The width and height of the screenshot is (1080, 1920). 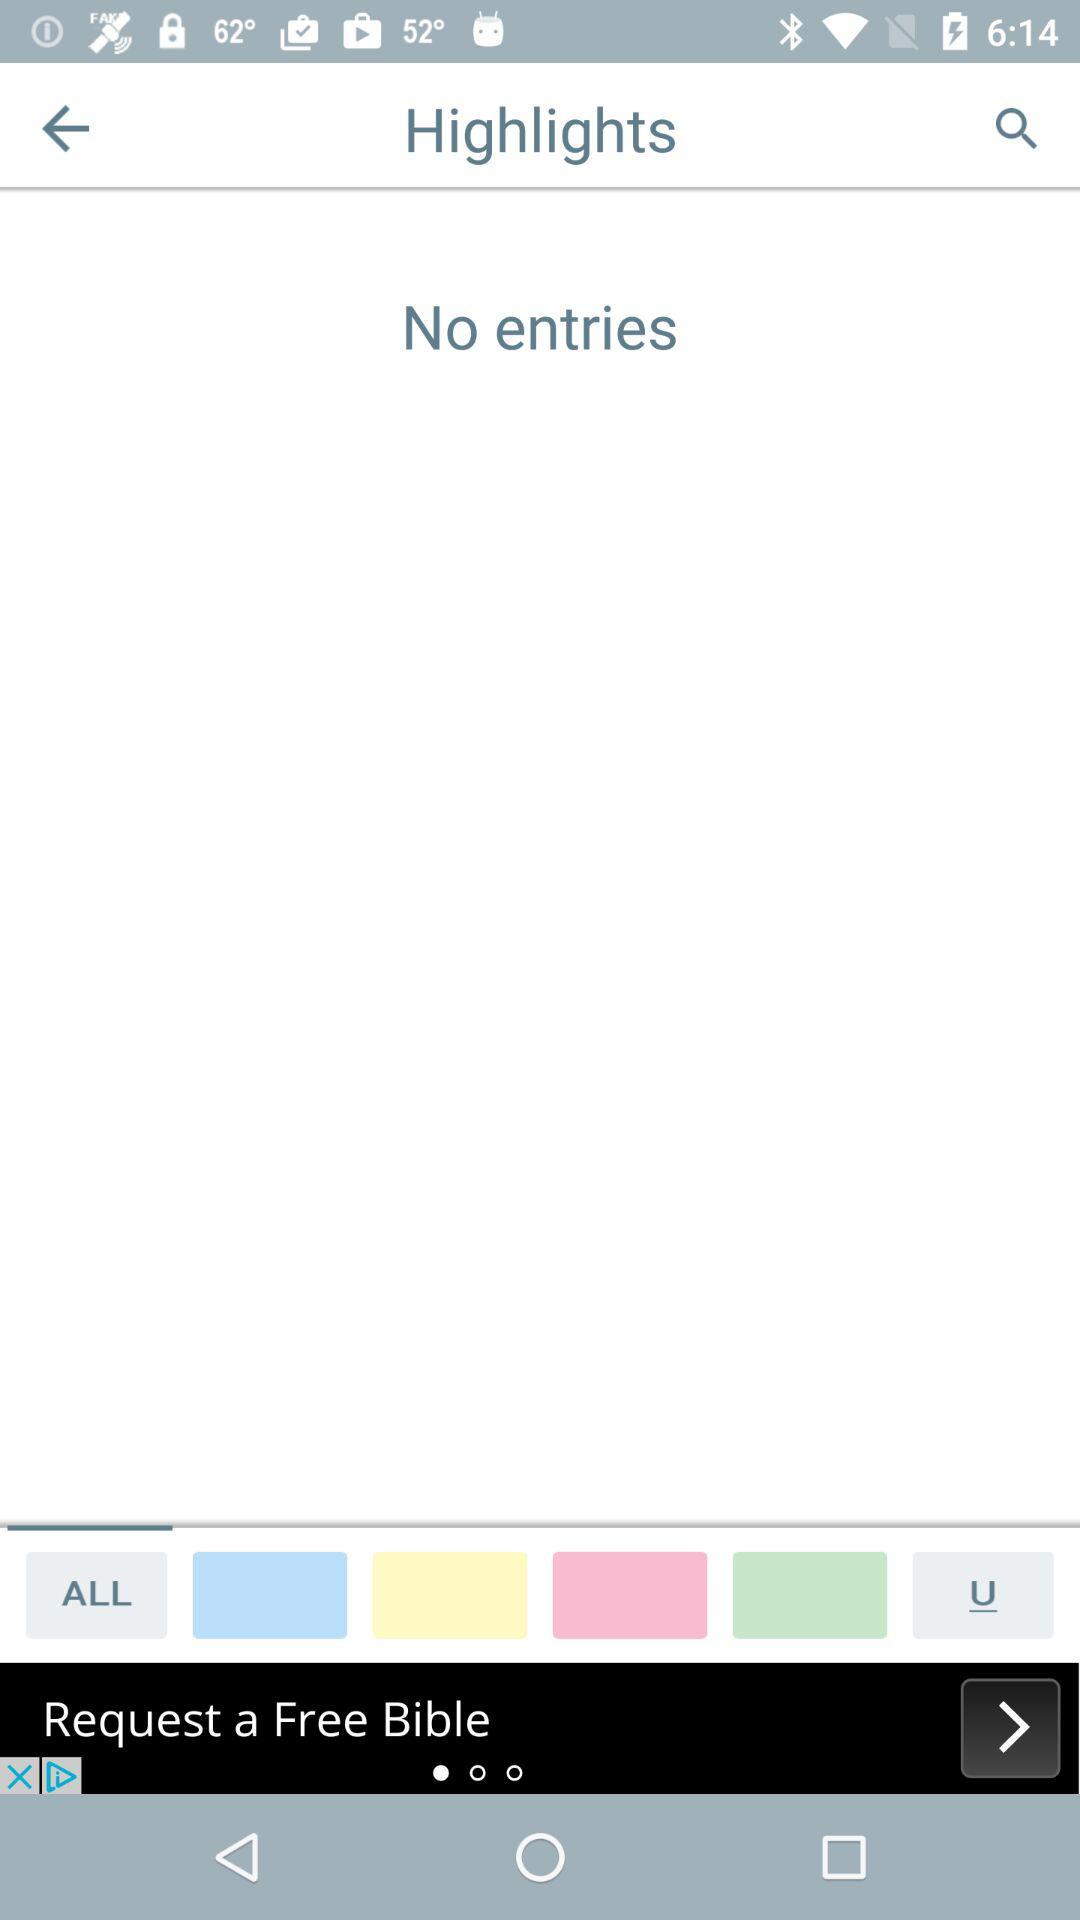 What do you see at coordinates (628, 1593) in the screenshot?
I see `change color` at bounding box center [628, 1593].